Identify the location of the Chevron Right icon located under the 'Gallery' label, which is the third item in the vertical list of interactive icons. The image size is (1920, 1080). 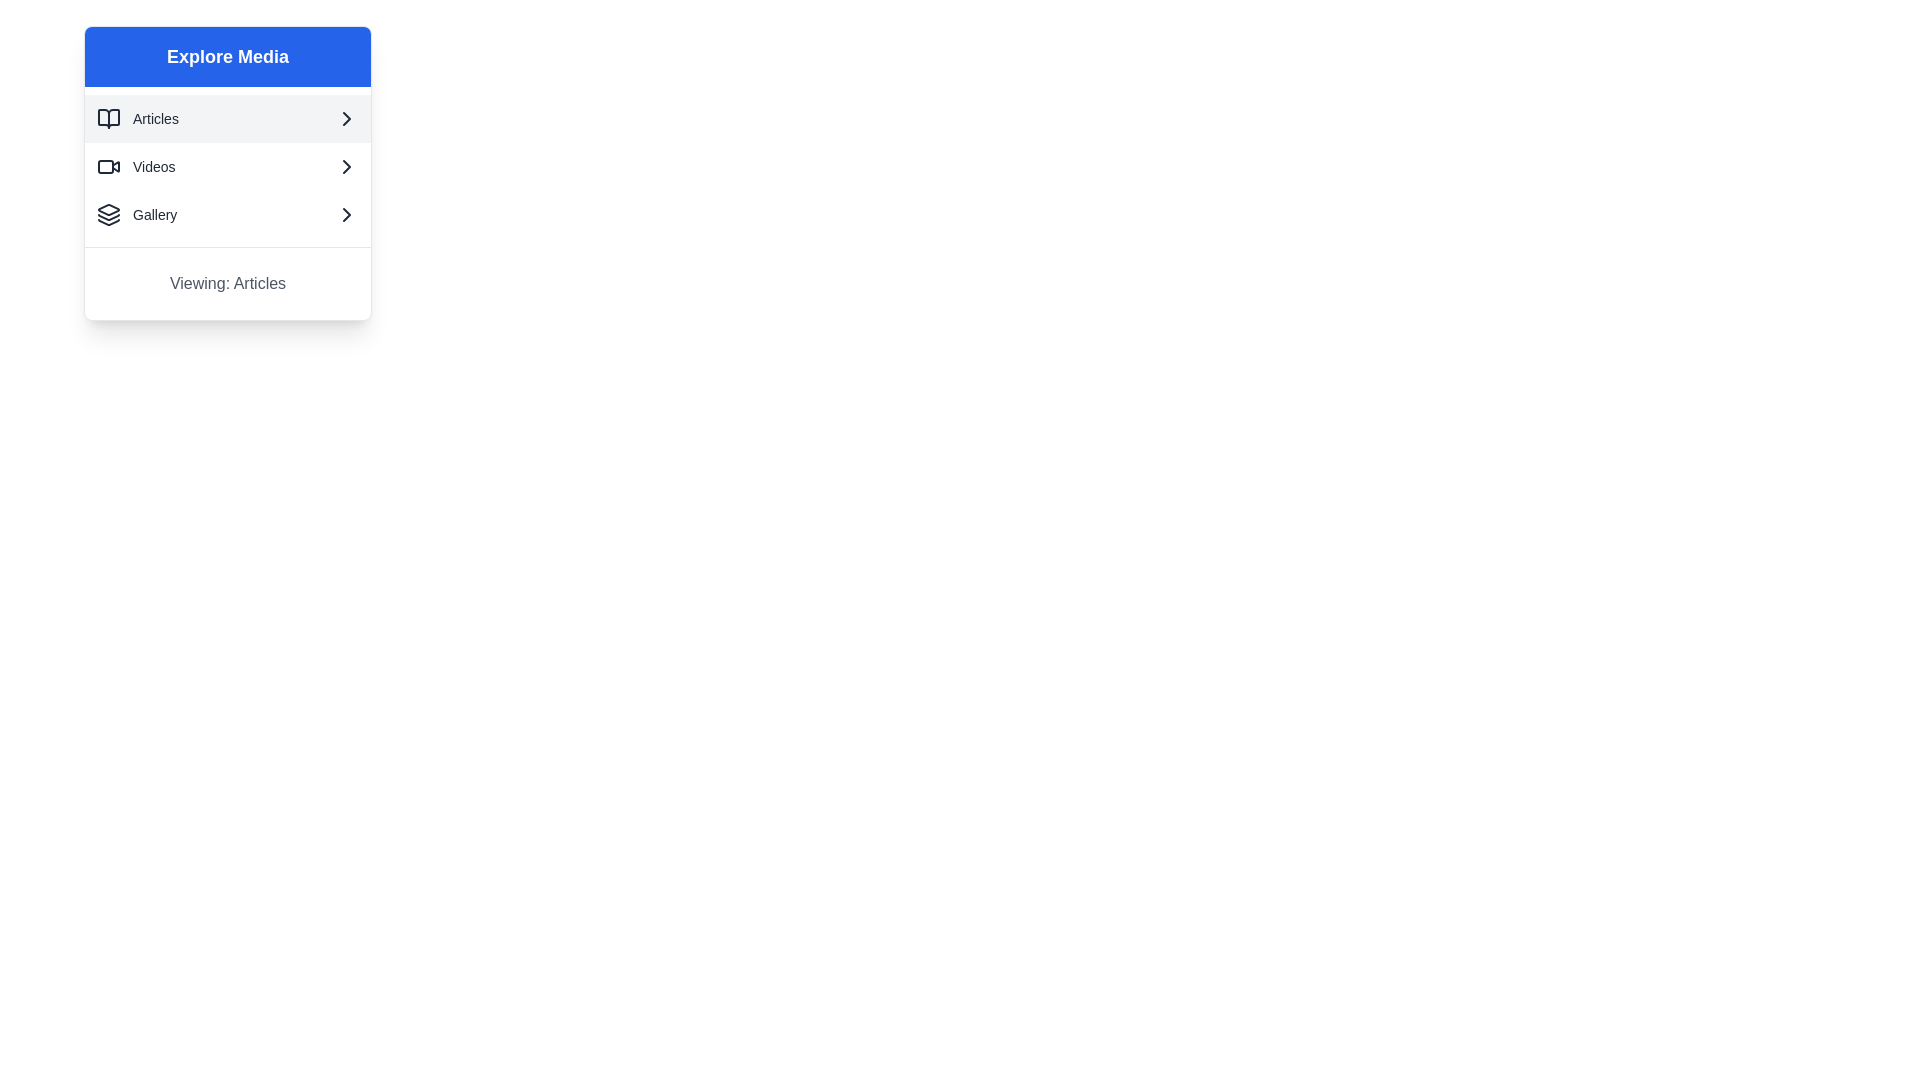
(346, 215).